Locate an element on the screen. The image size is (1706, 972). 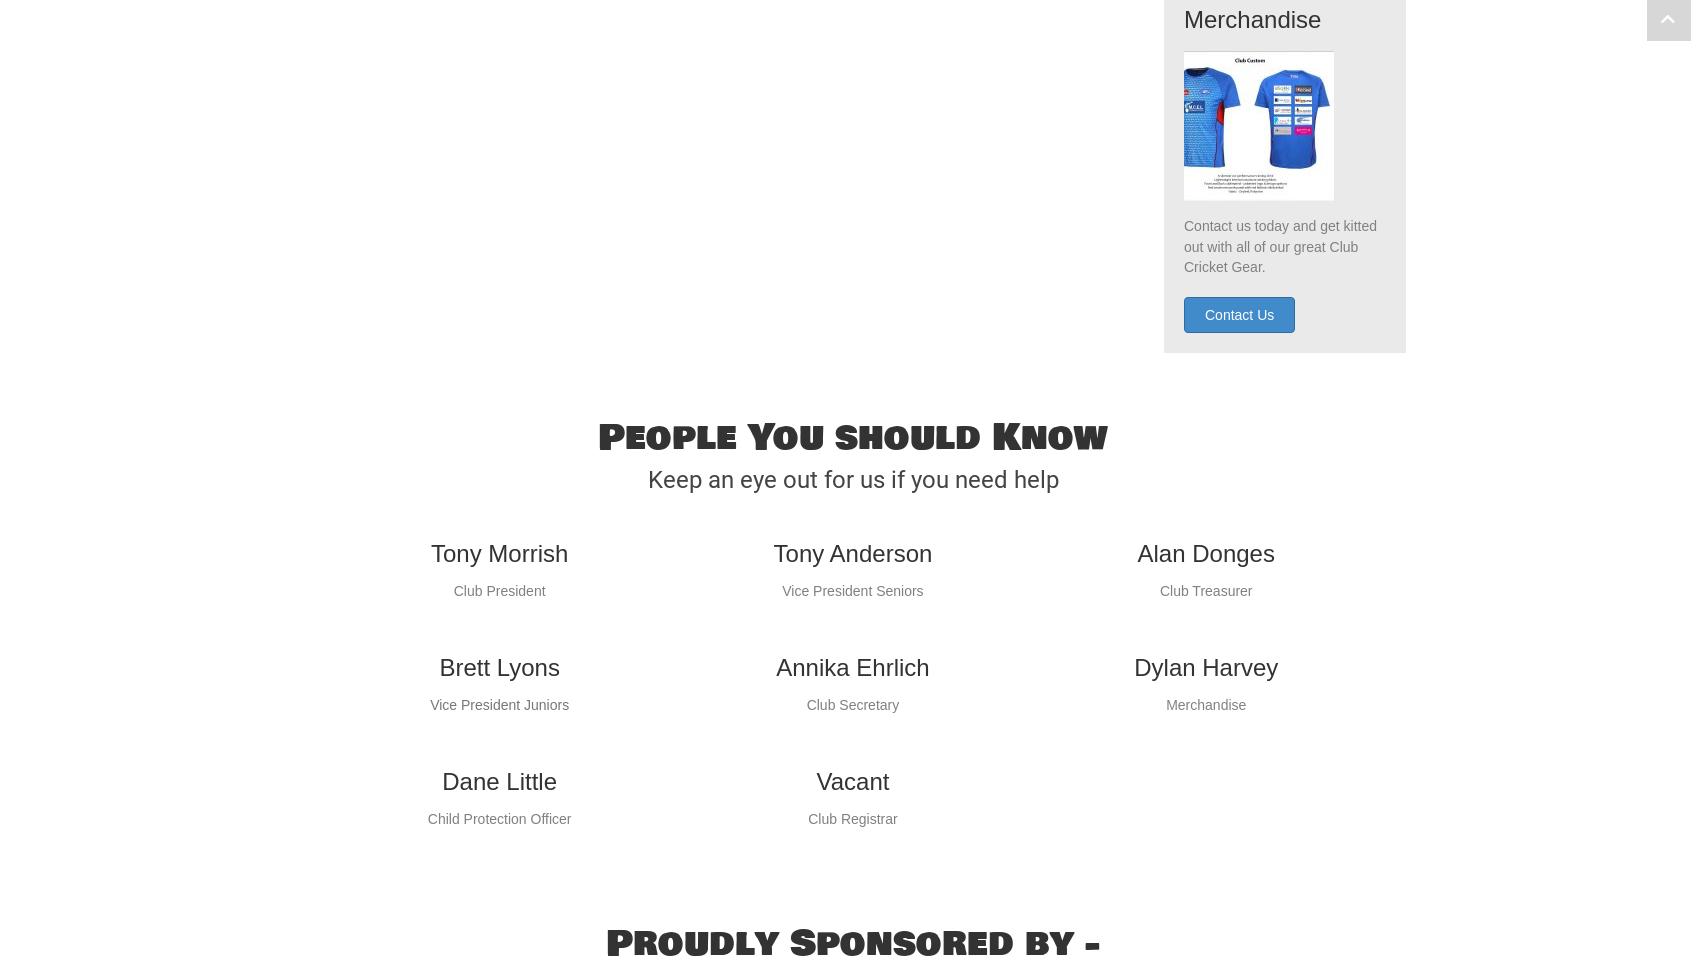
'Contact Us' is located at coordinates (1204, 355).